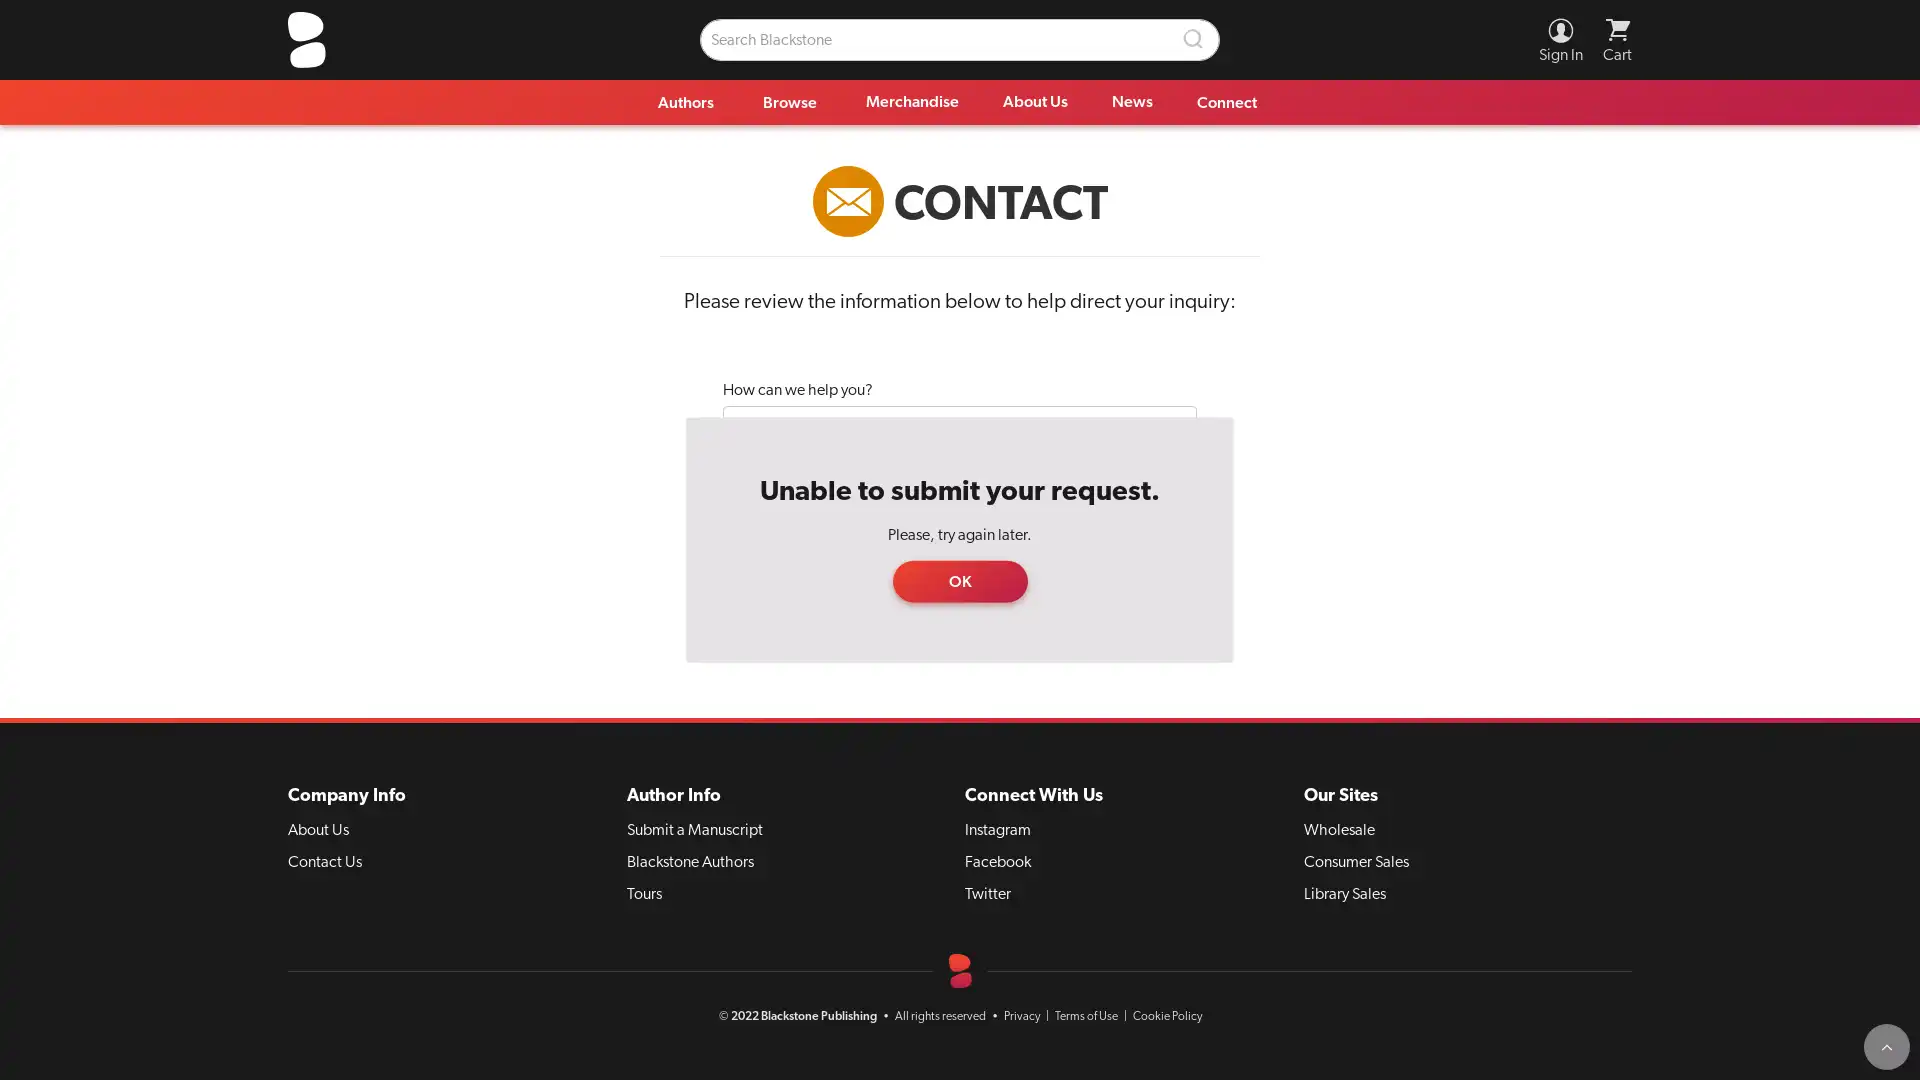 Image resolution: width=1920 pixels, height=1080 pixels. I want to click on Search, so click(1194, 39).